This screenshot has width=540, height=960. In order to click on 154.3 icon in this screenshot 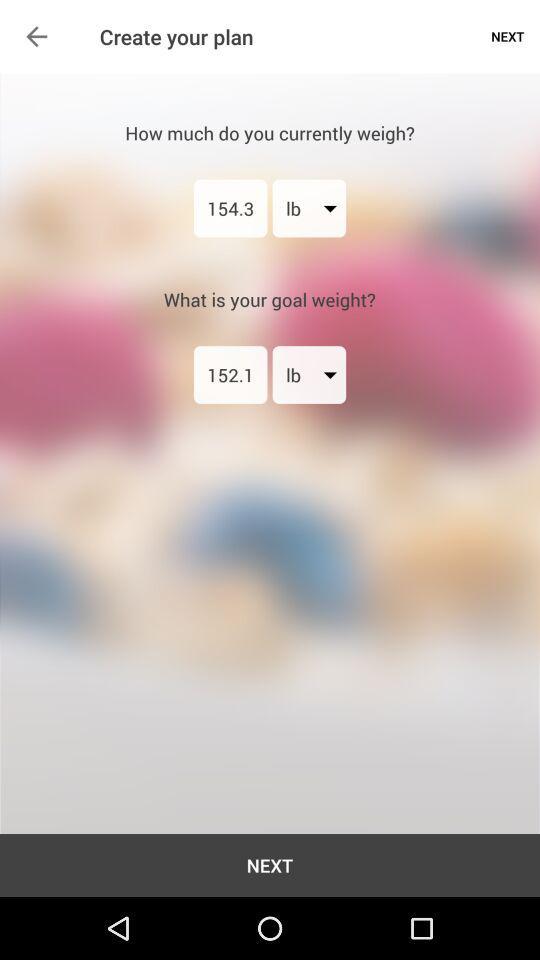, I will do `click(229, 208)`.